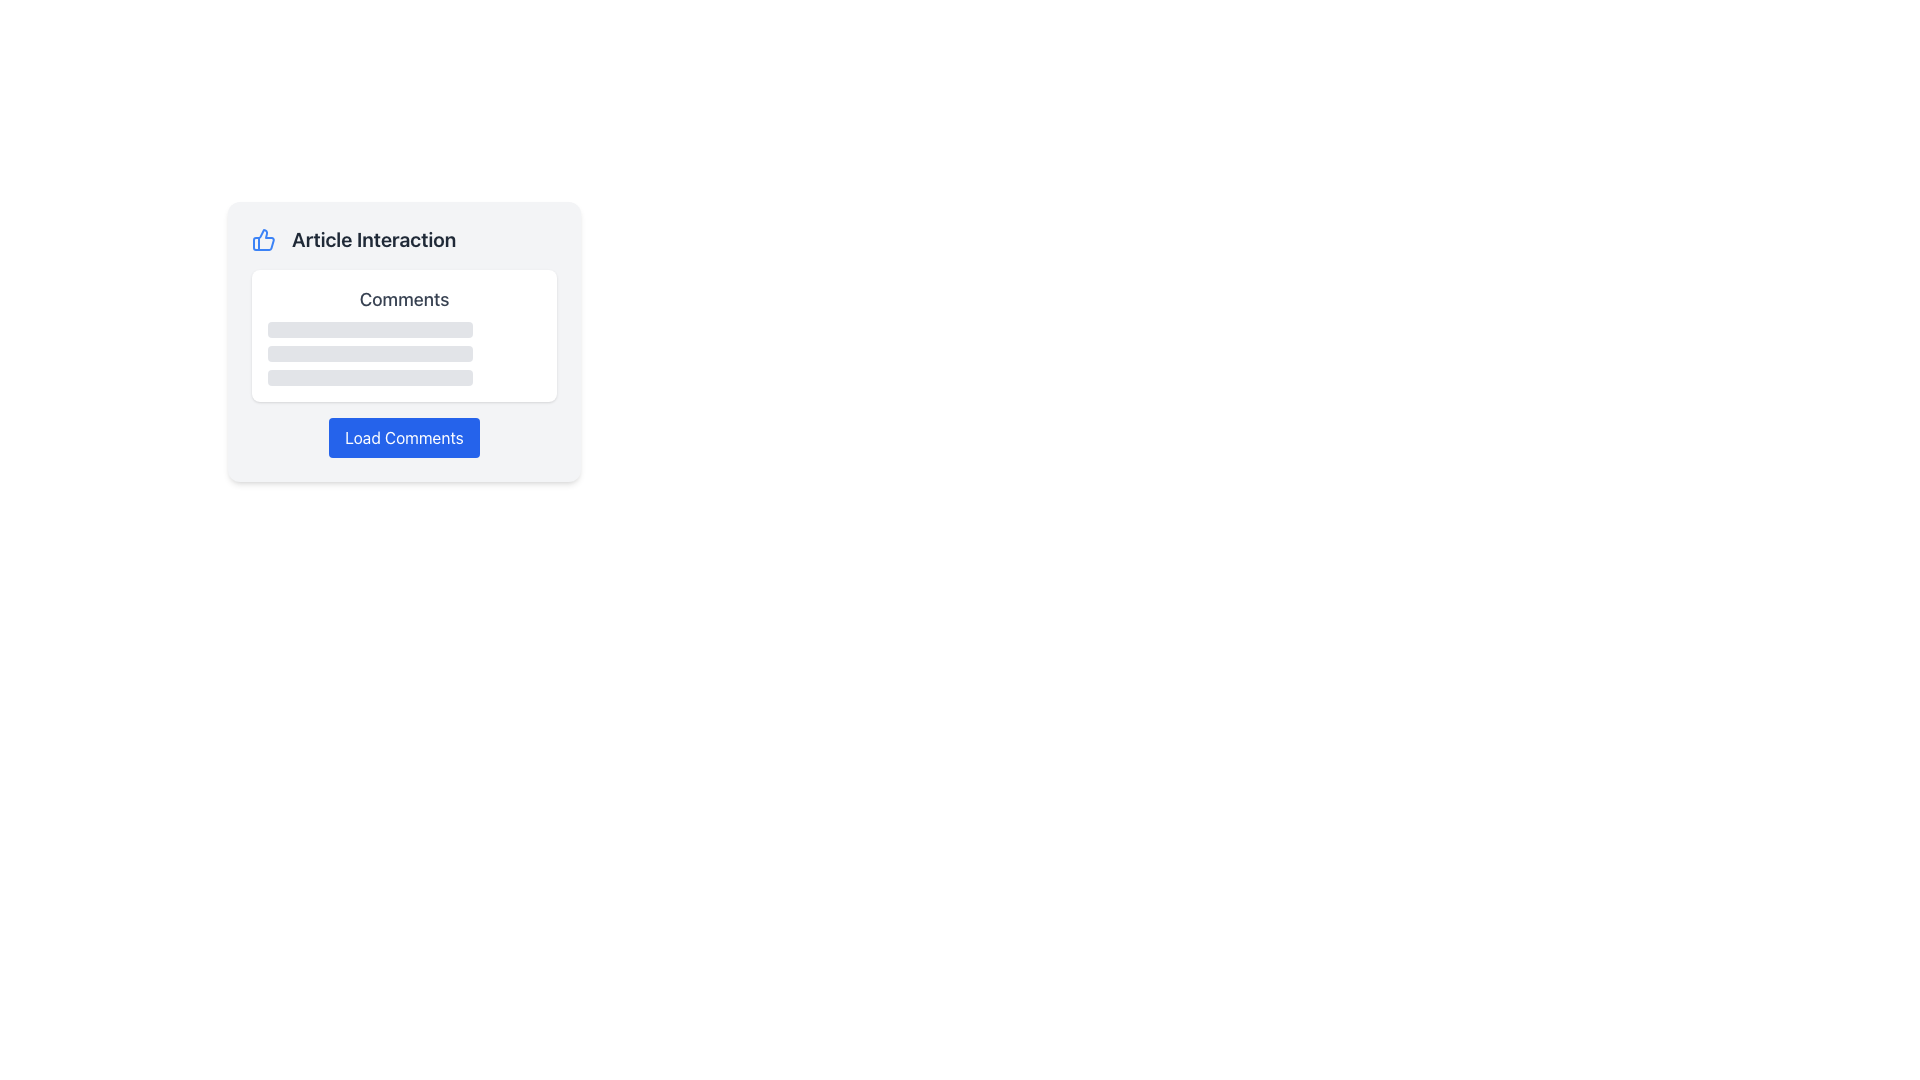  What do you see at coordinates (403, 353) in the screenshot?
I see `the placeholder element that visually indicates loading or unavailable content, located beneath the 'Comments' header and above the 'Load Comments' button` at bounding box center [403, 353].